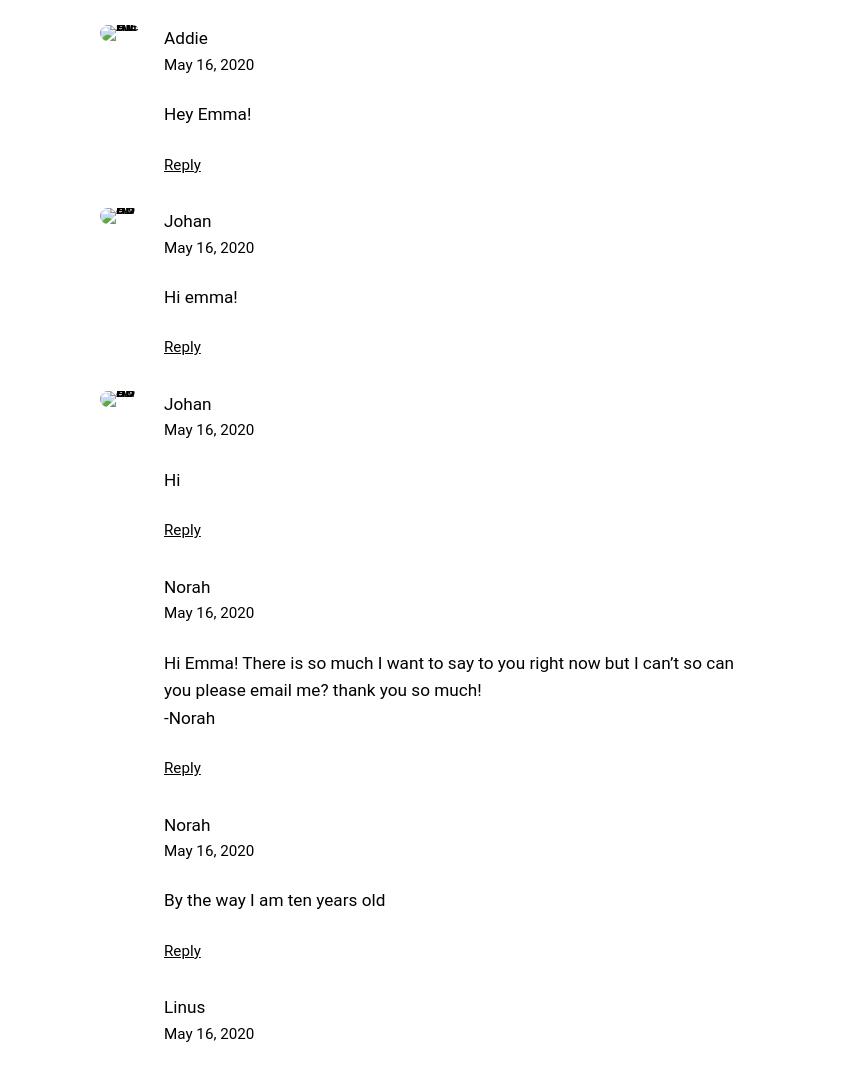 Image resolution: width=850 pixels, height=1074 pixels. What do you see at coordinates (273, 899) in the screenshot?
I see `'By the way I am ten years old'` at bounding box center [273, 899].